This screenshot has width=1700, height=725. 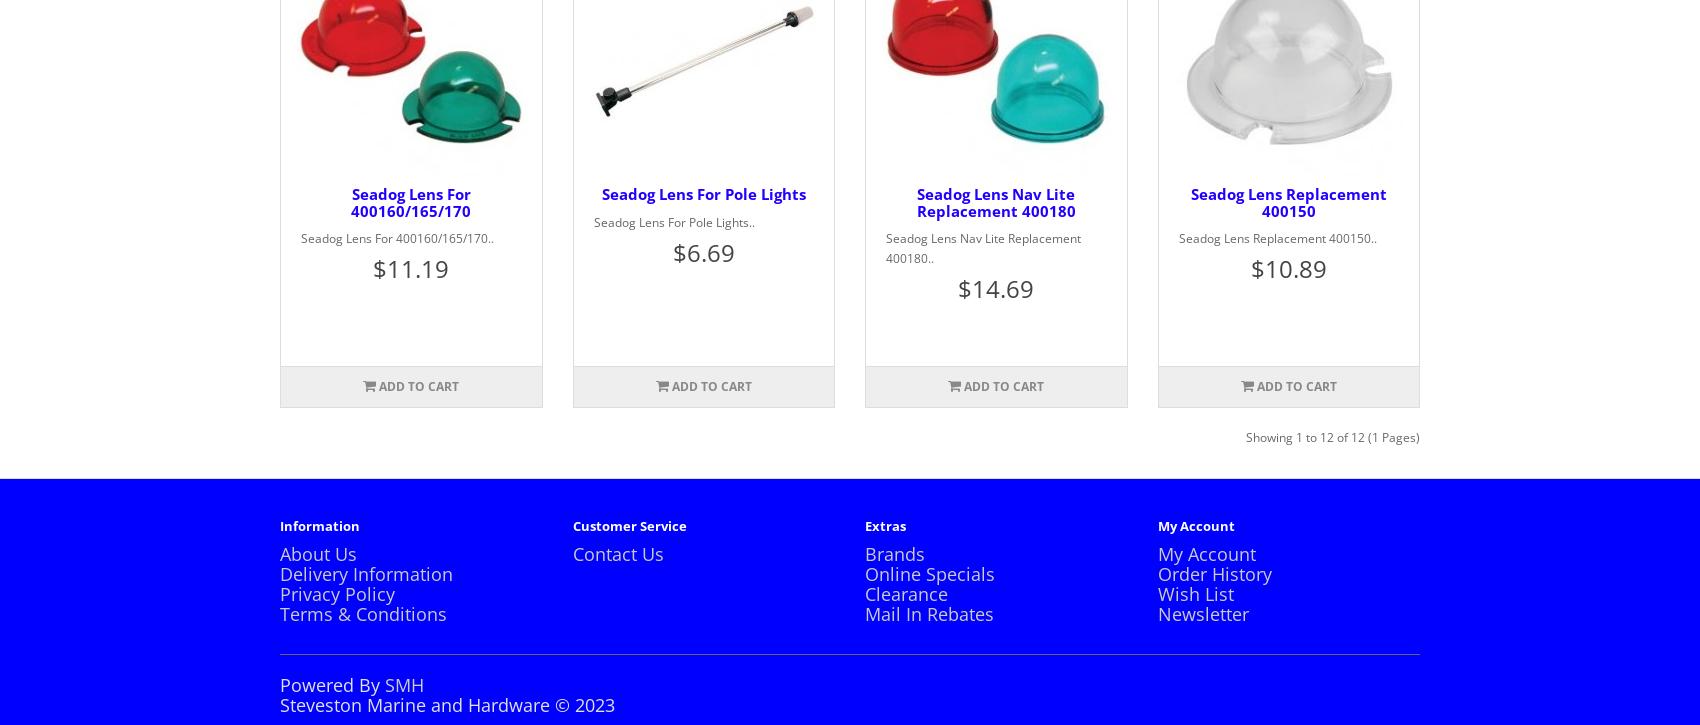 I want to click on 'Seadog Lens For 400160/165/170..', so click(x=396, y=237).